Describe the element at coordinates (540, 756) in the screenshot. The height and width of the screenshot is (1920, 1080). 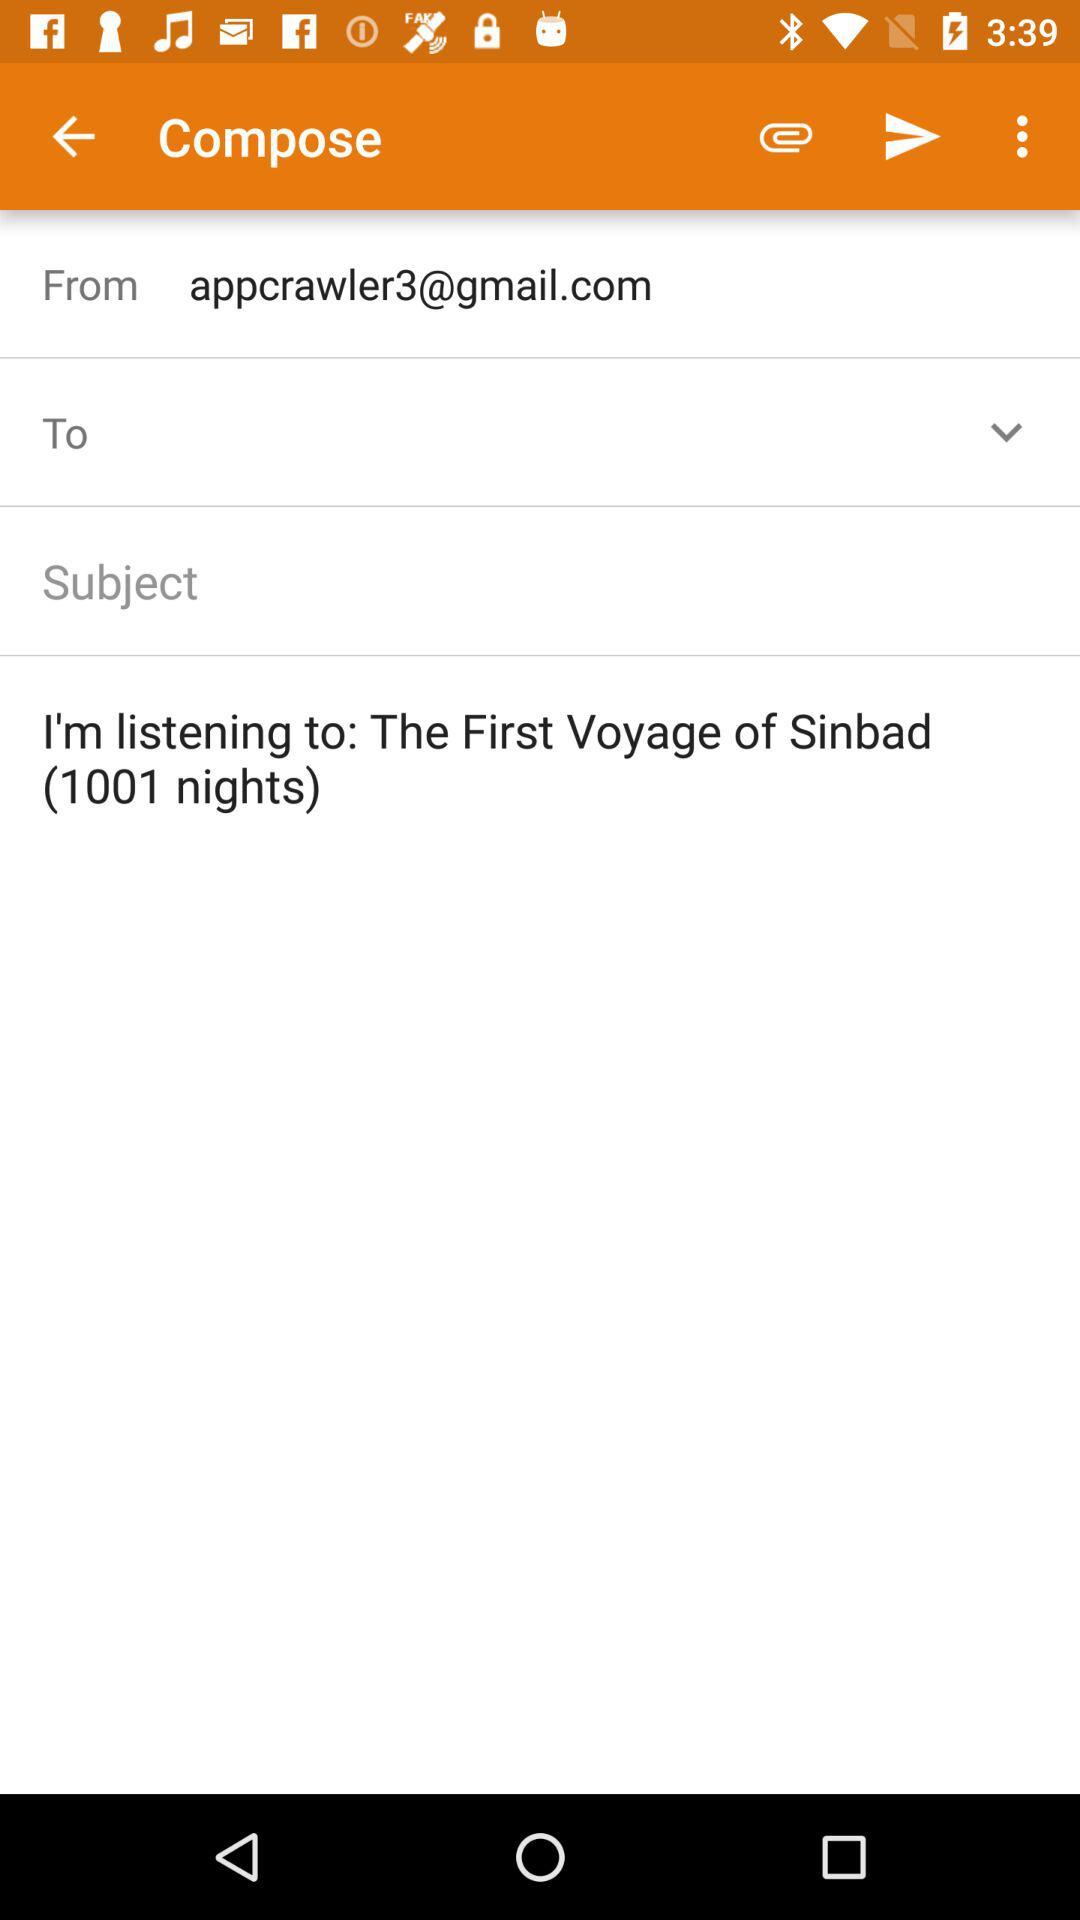
I see `the i m listening icon` at that location.